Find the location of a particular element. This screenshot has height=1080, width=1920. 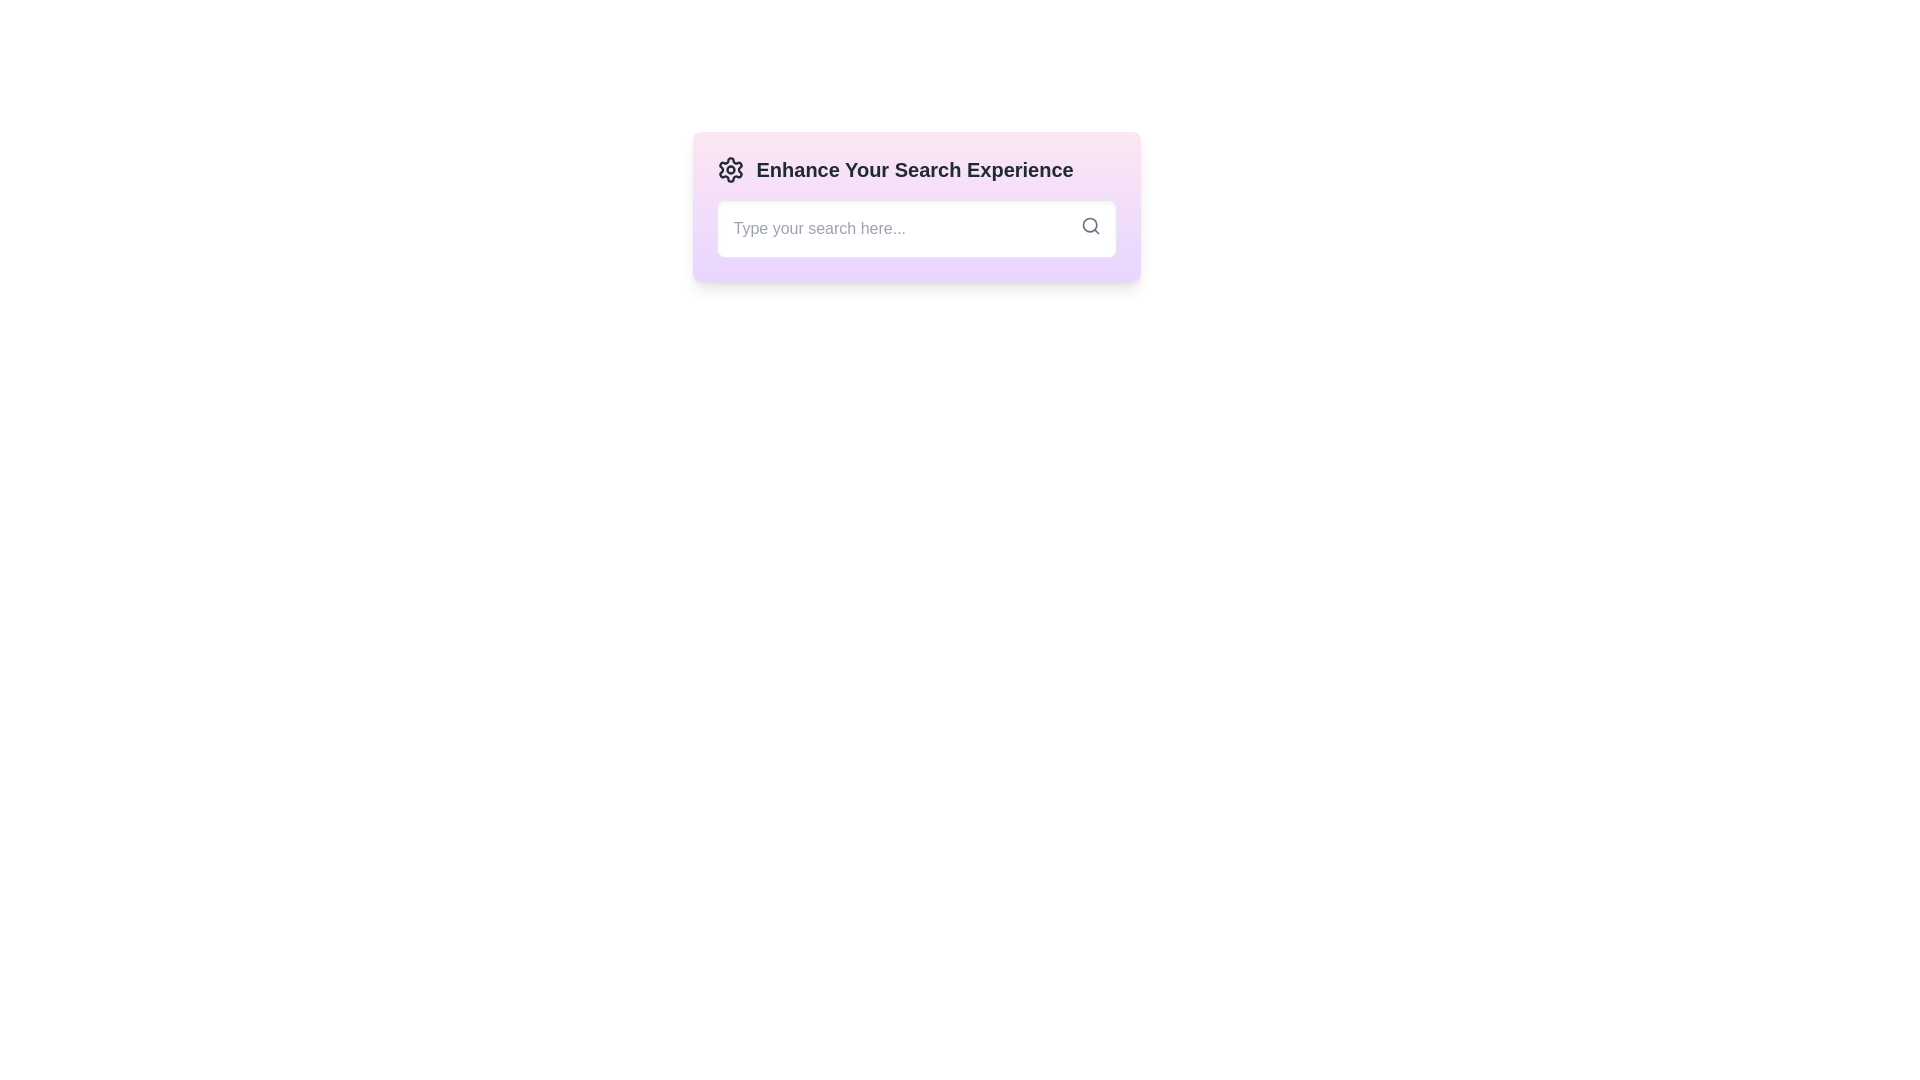

the search icon button located at the top-right corner of the search bar for accessibility interactions is located at coordinates (1089, 225).